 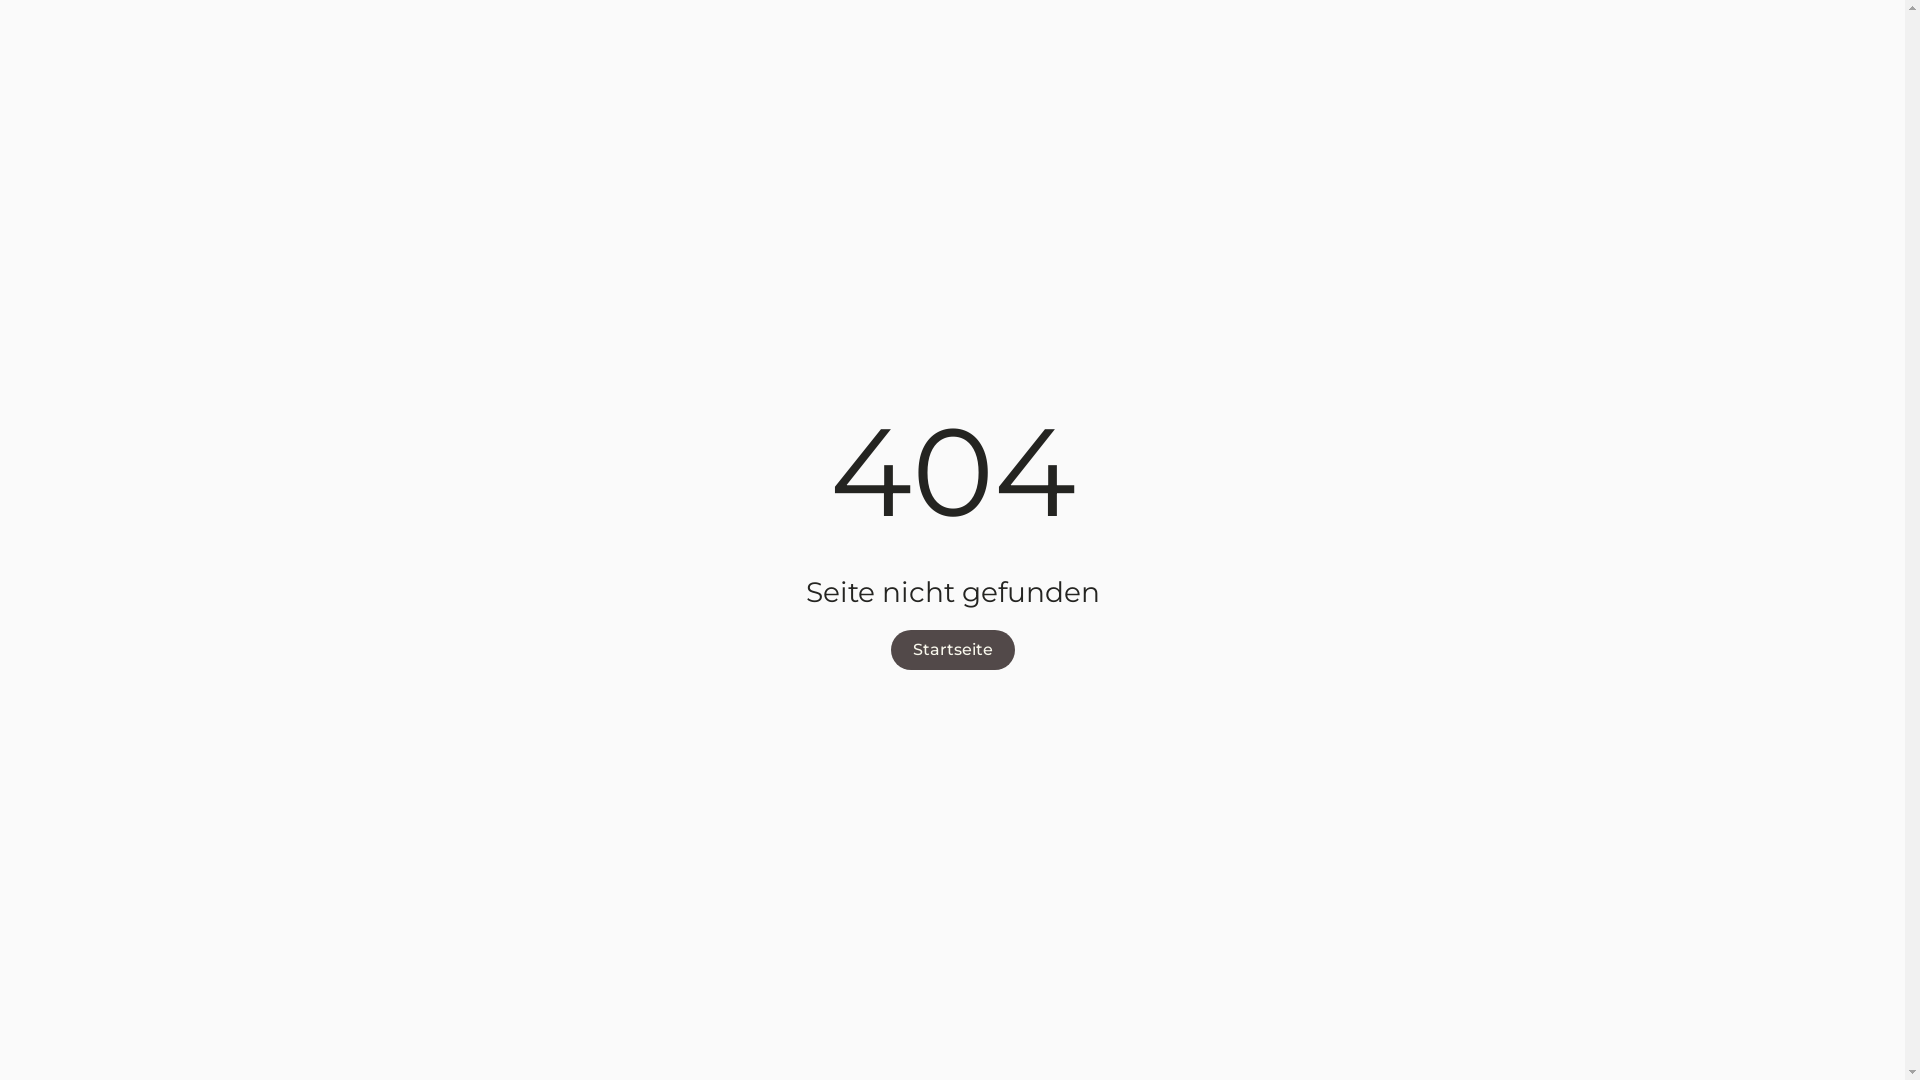 I want to click on 'Startseite', so click(x=950, y=650).